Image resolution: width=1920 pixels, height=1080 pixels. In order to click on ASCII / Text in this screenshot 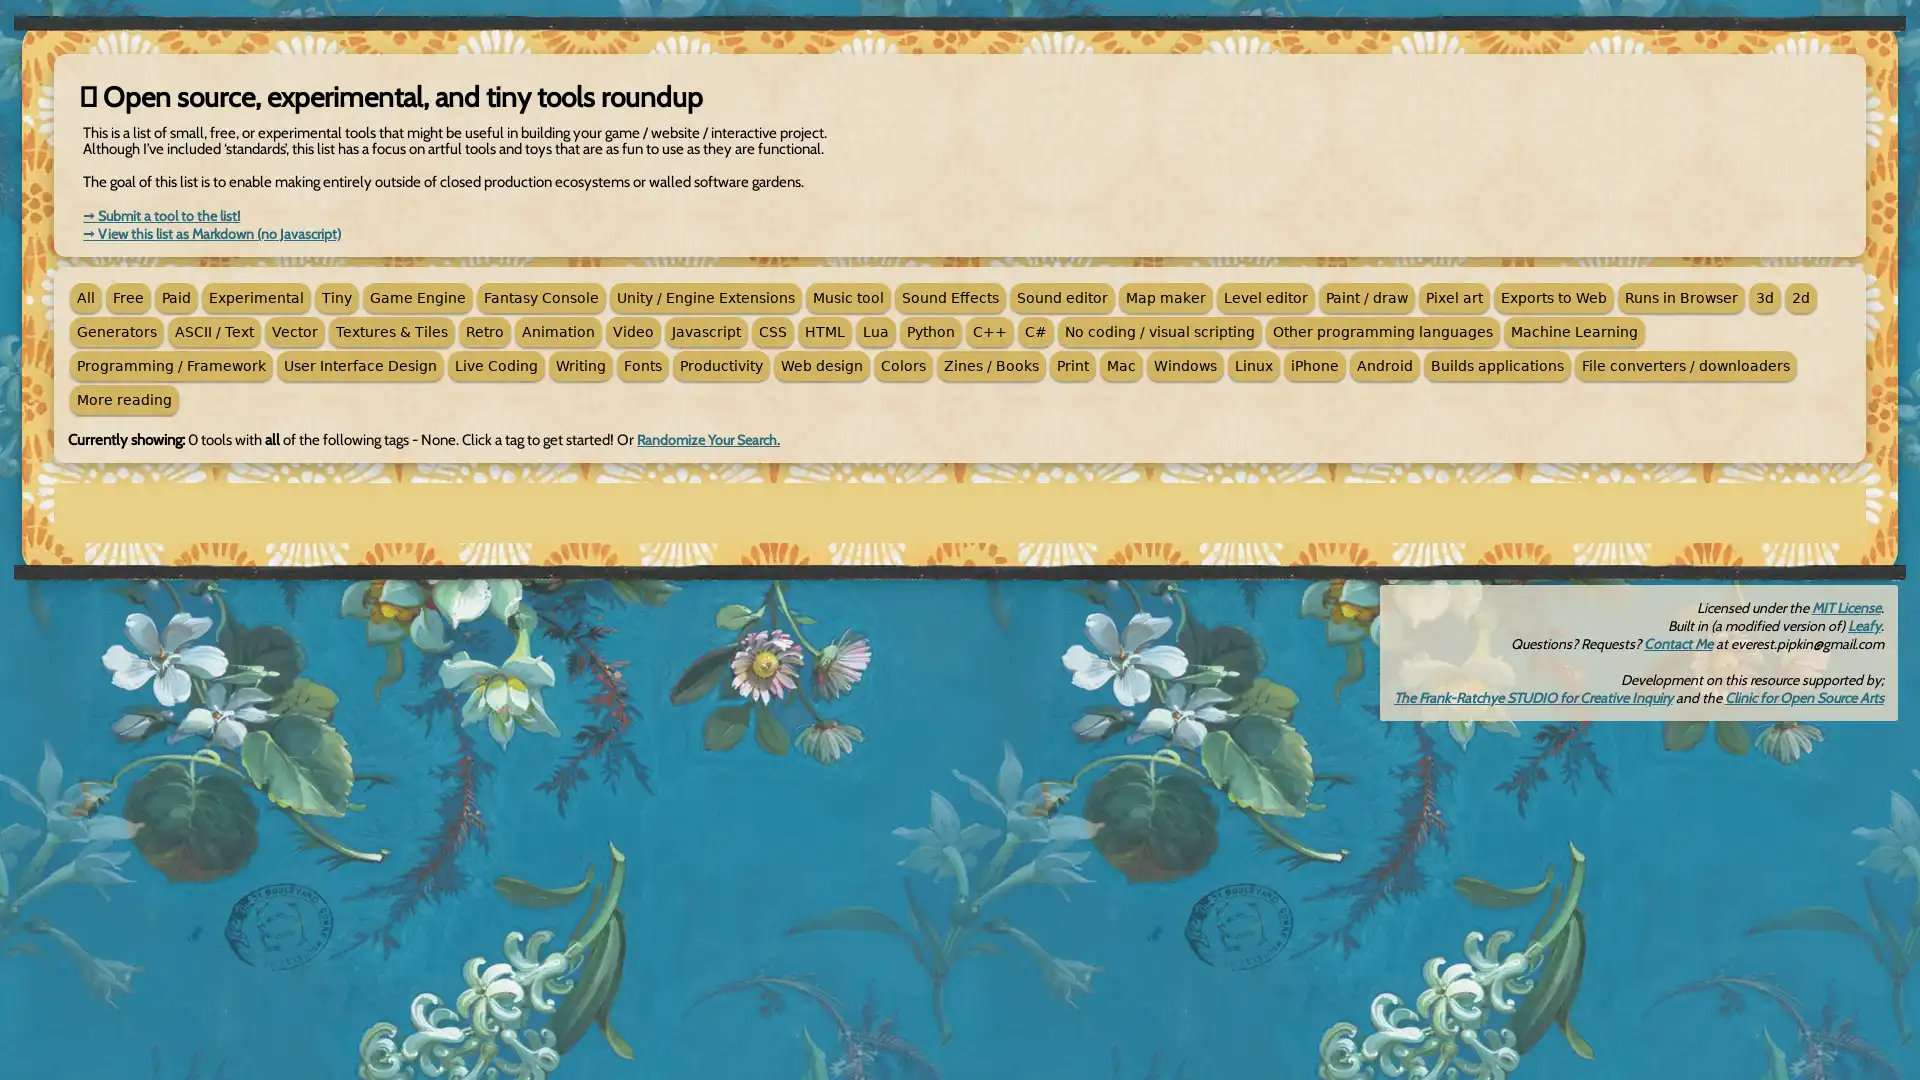, I will do `click(214, 330)`.